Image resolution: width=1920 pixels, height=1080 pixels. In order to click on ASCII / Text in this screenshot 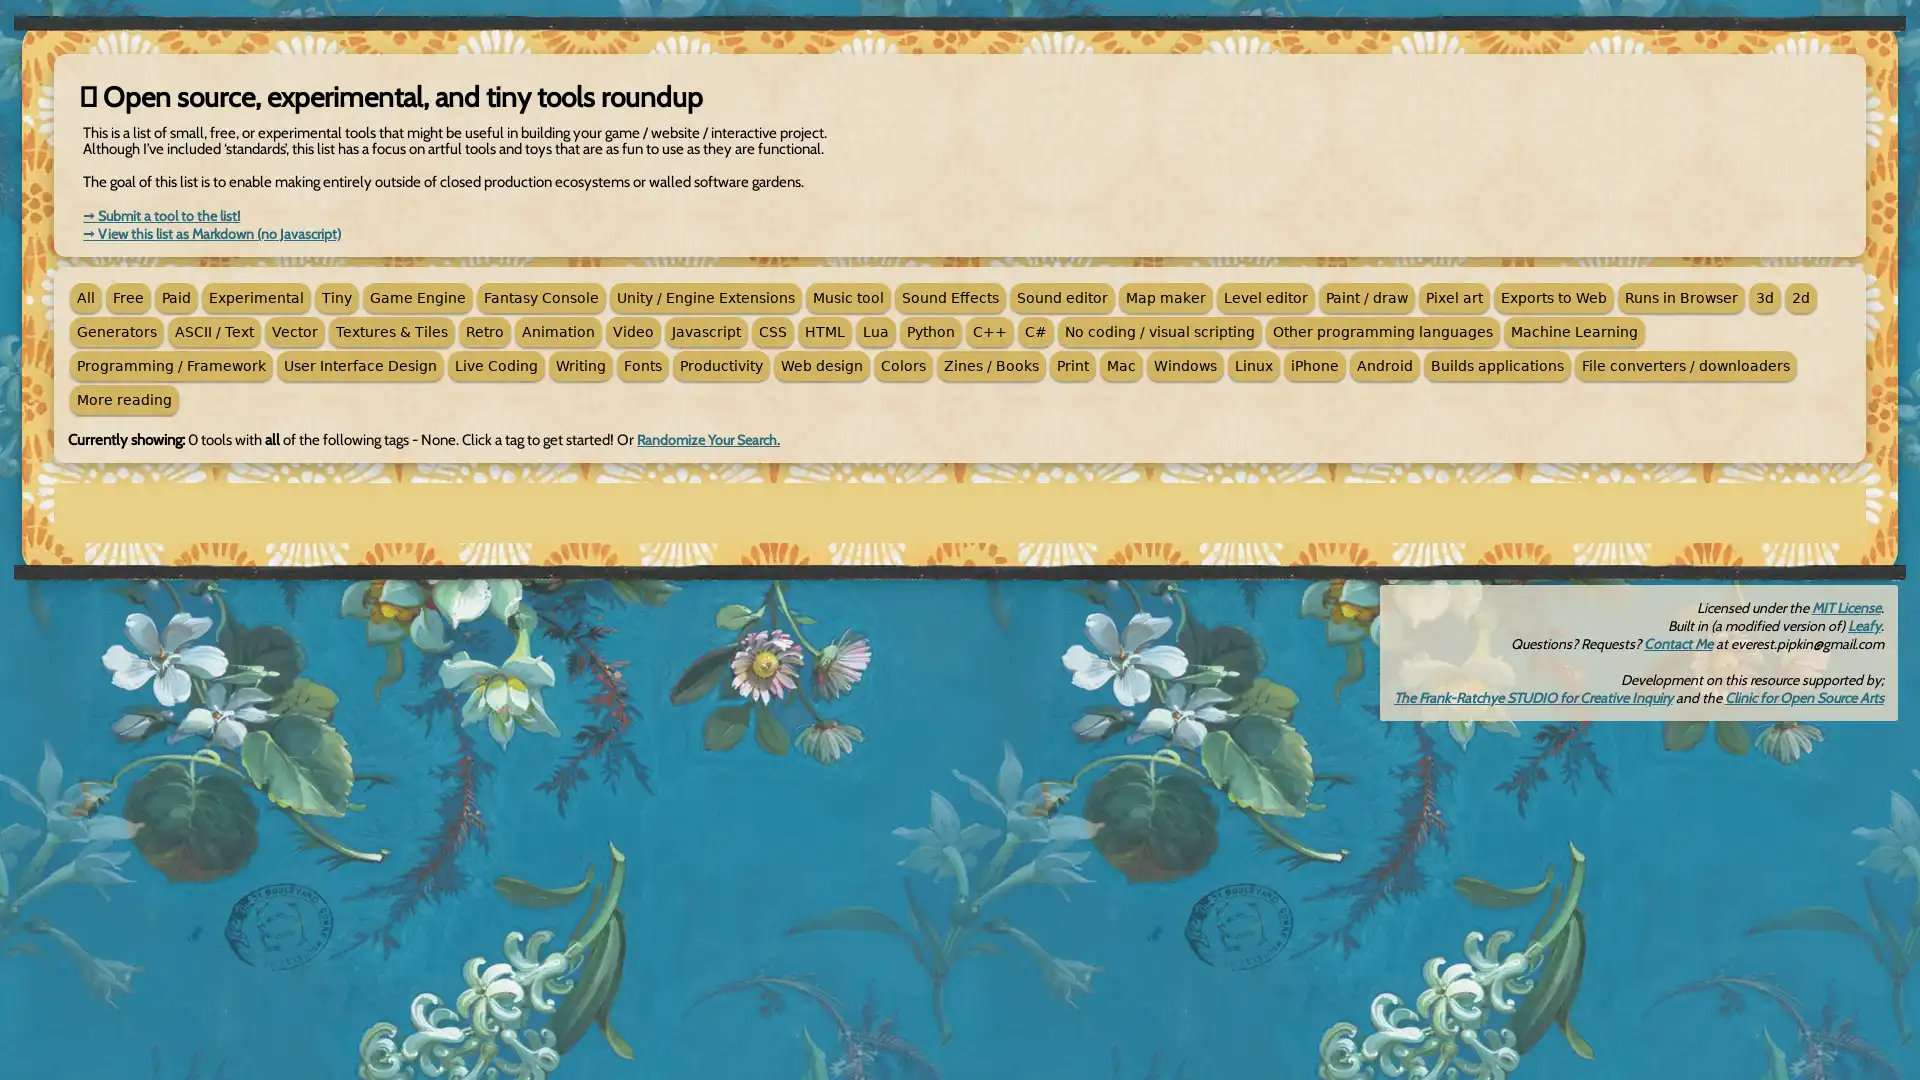, I will do `click(214, 330)`.